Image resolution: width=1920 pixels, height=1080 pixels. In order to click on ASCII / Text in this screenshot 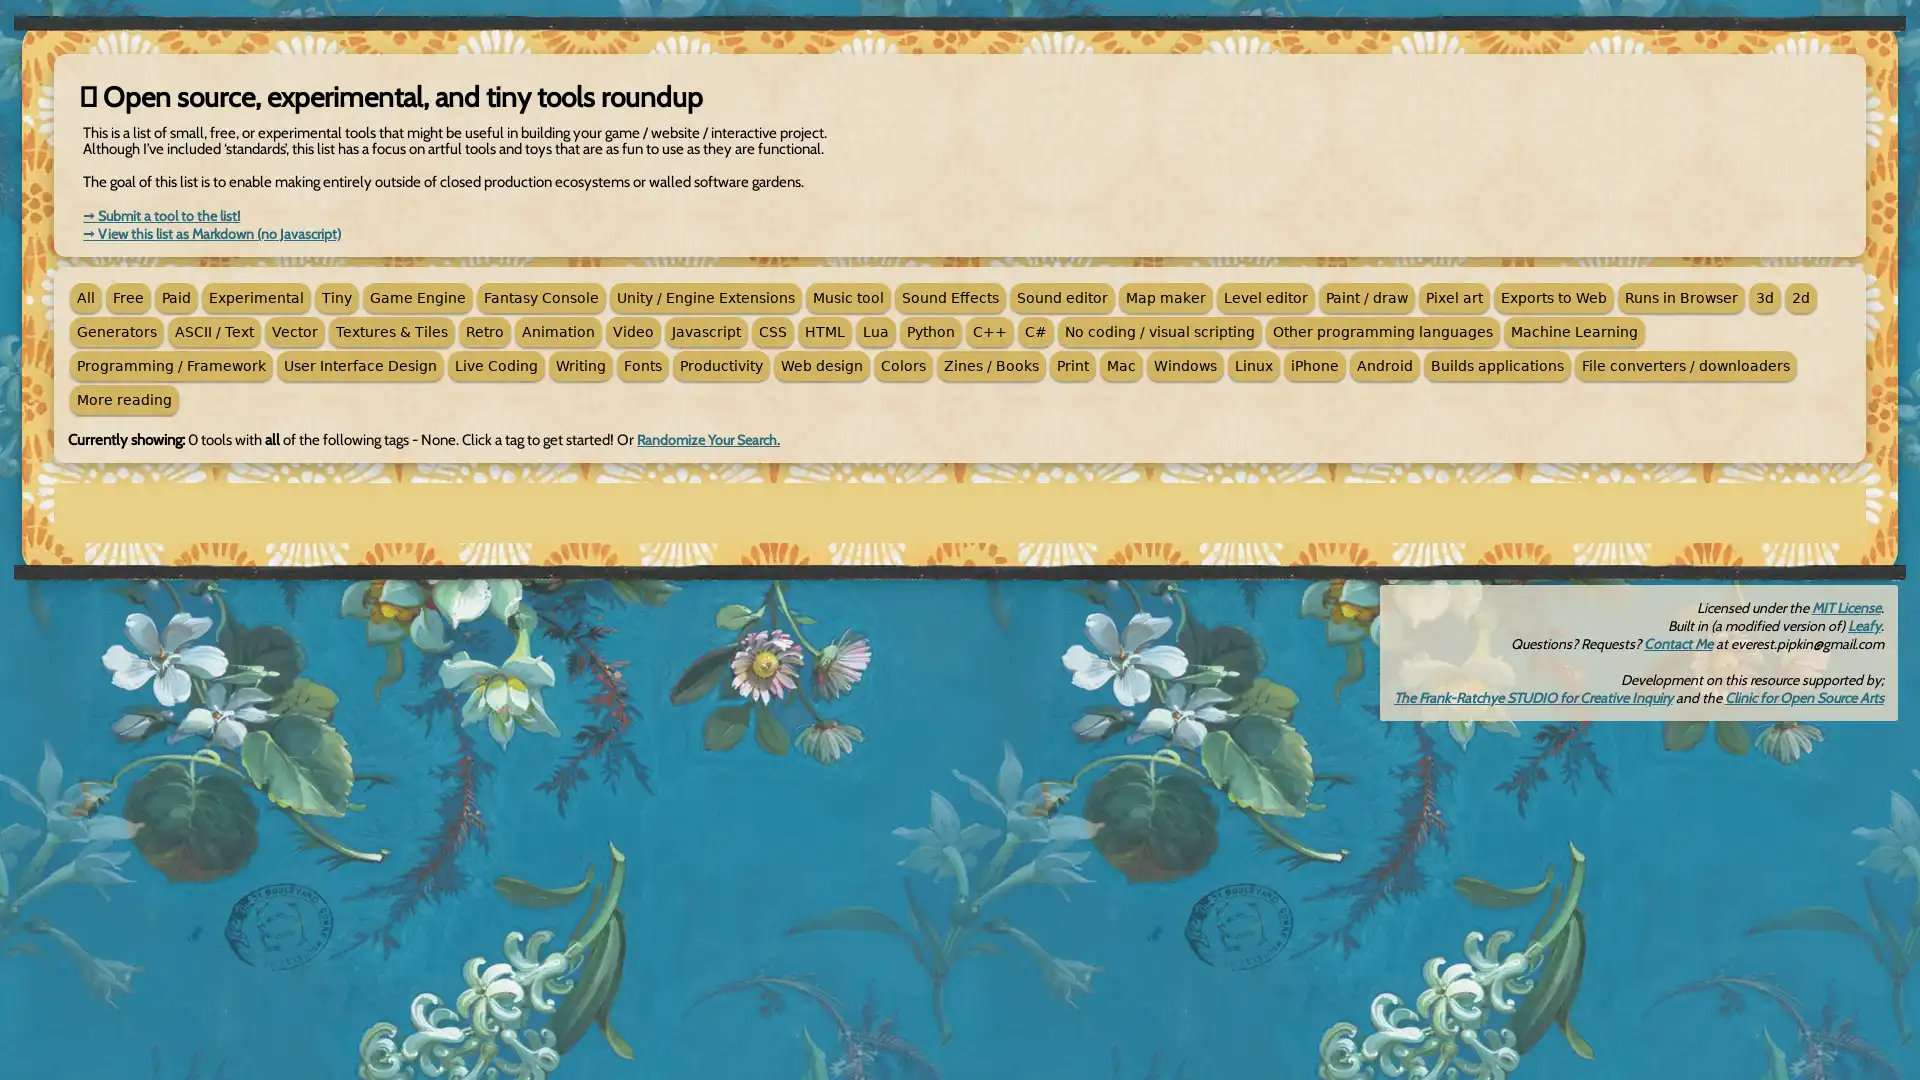, I will do `click(214, 330)`.